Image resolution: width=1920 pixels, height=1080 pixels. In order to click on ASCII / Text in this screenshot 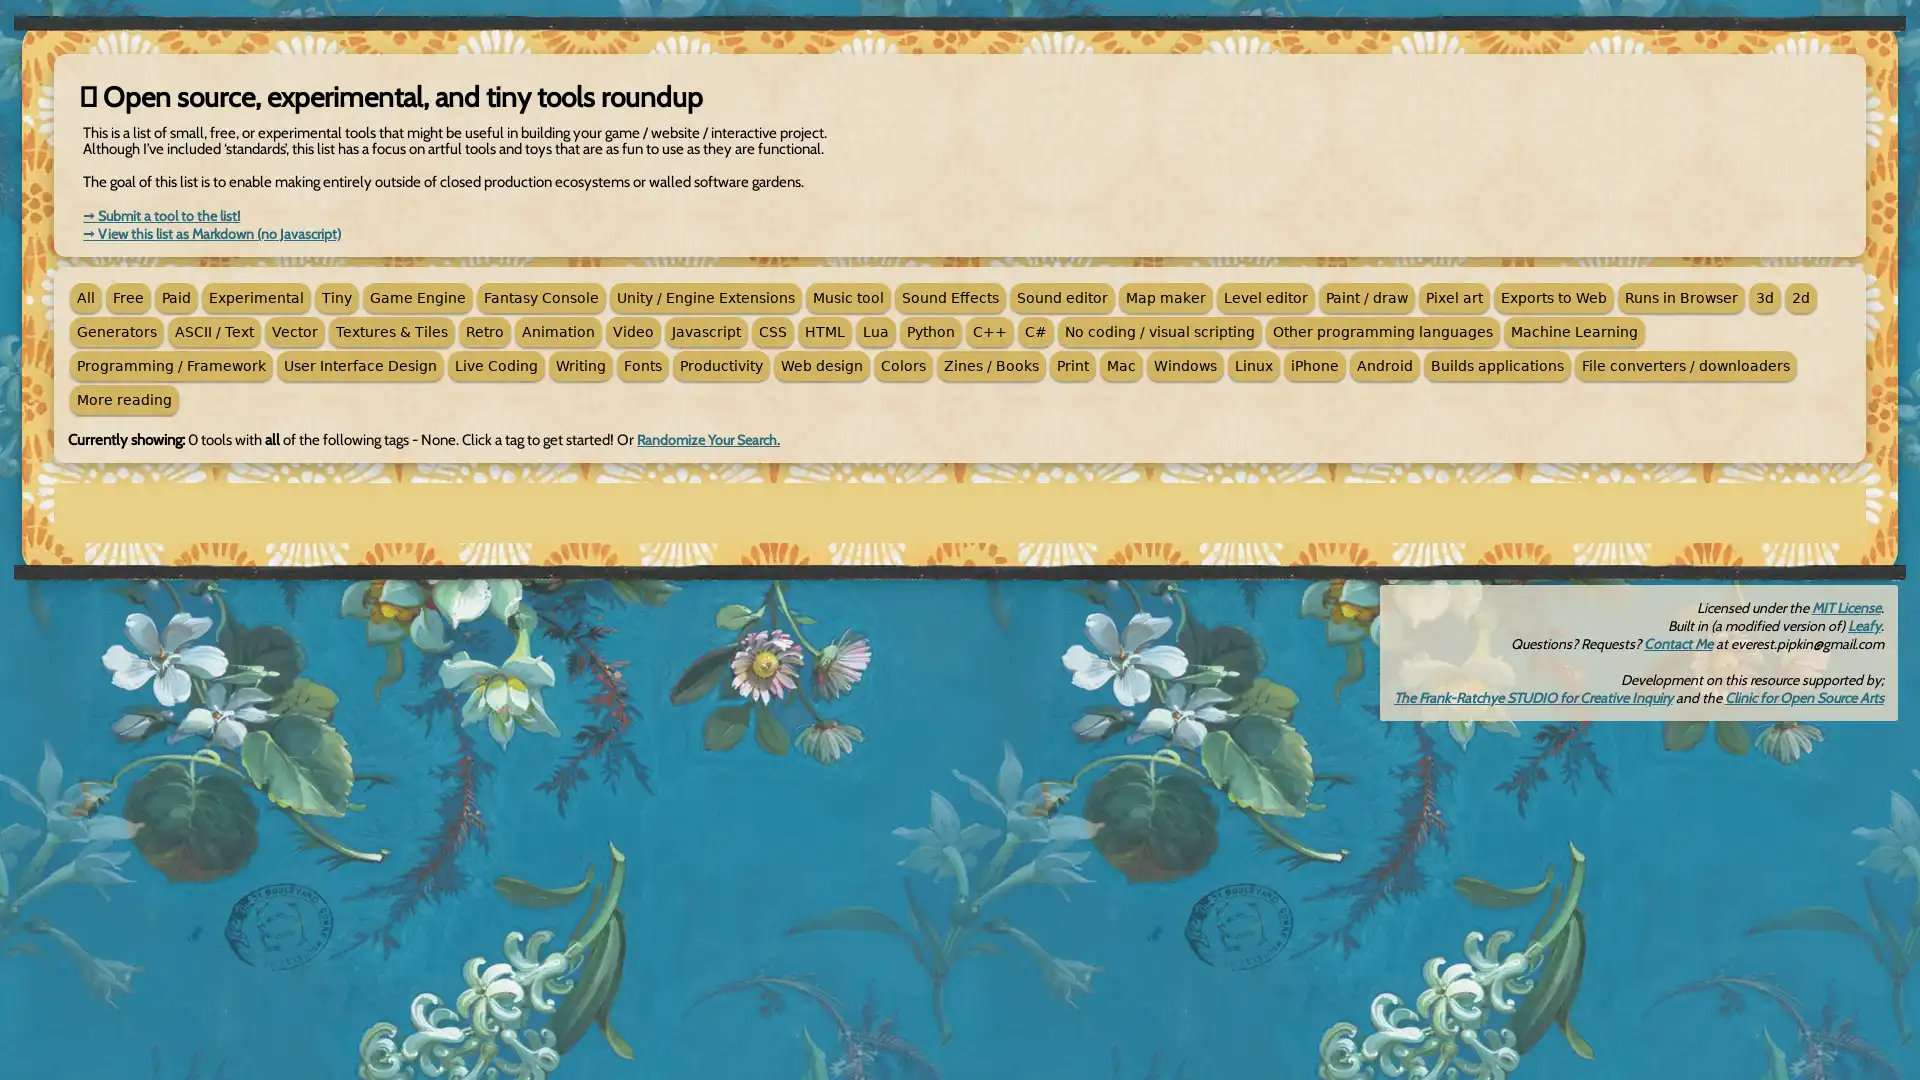, I will do `click(214, 330)`.